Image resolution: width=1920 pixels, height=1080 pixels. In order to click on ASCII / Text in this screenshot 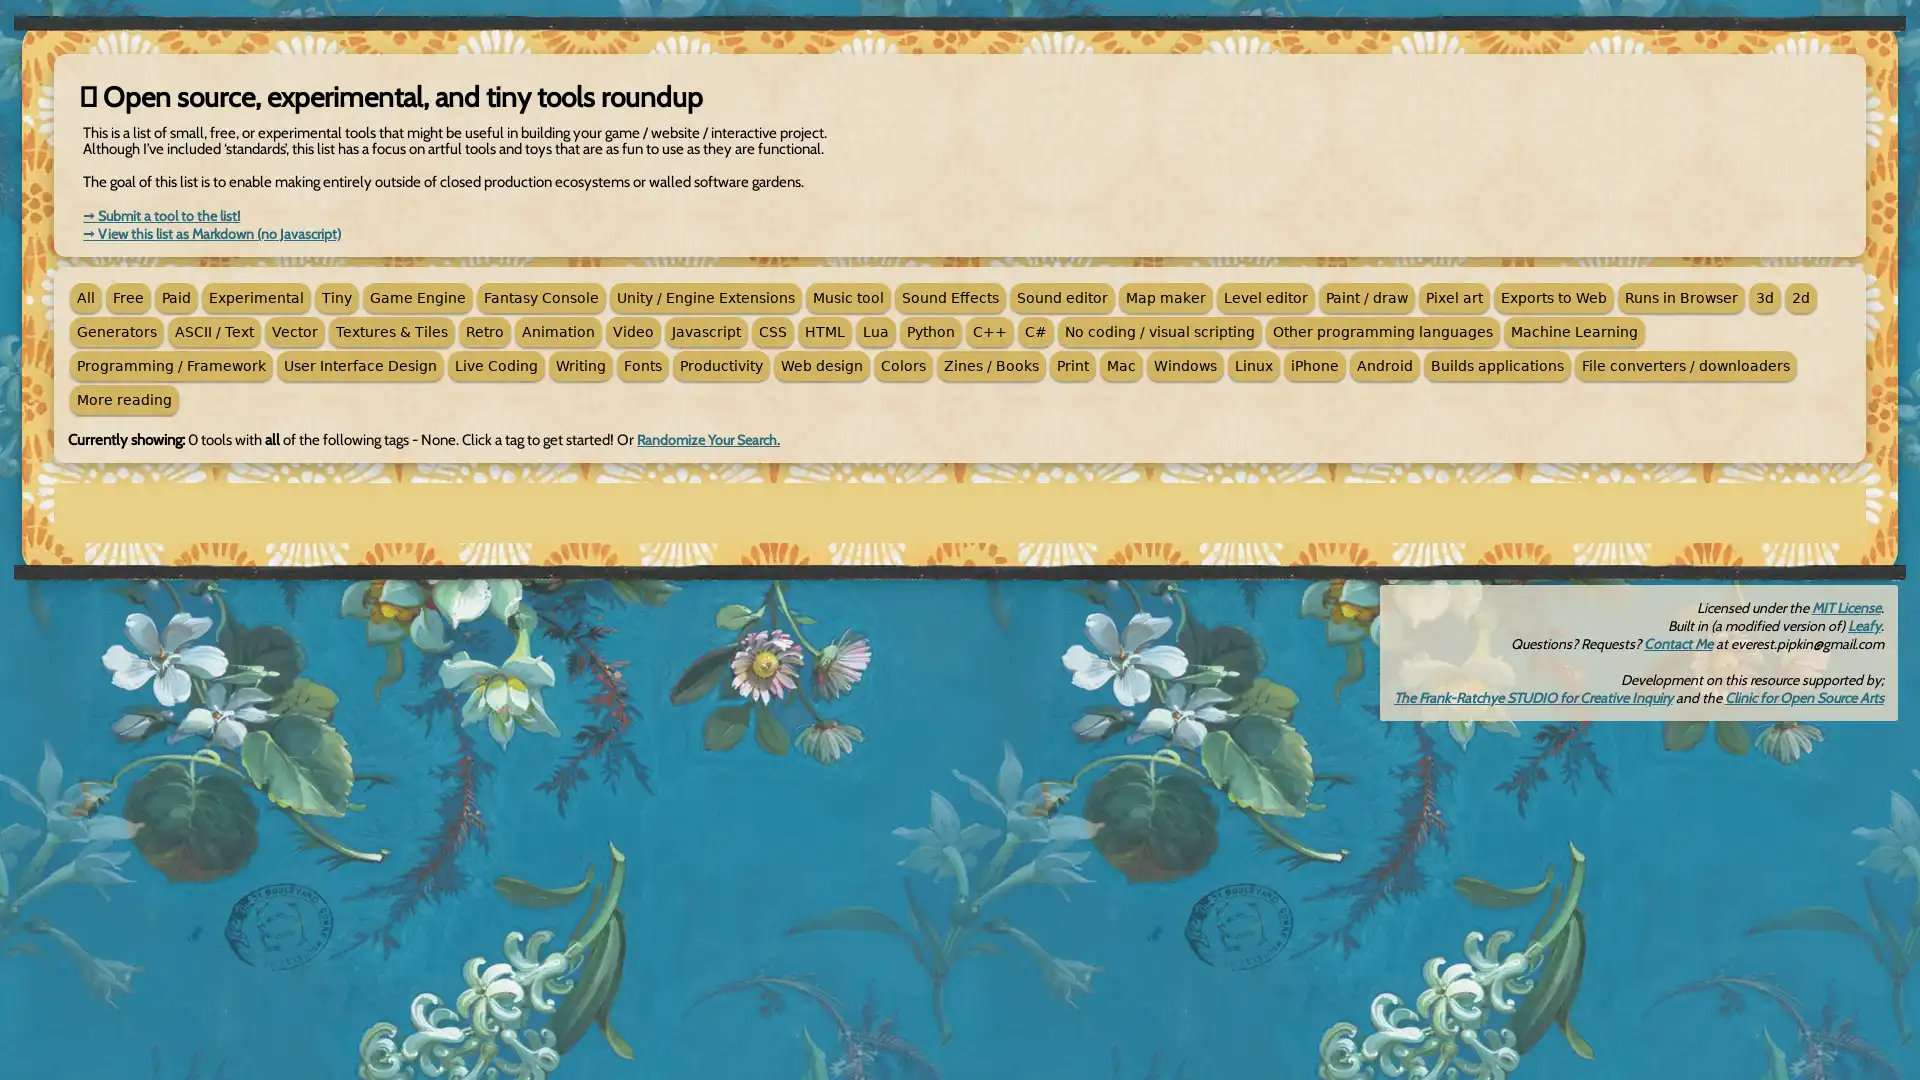, I will do `click(214, 330)`.